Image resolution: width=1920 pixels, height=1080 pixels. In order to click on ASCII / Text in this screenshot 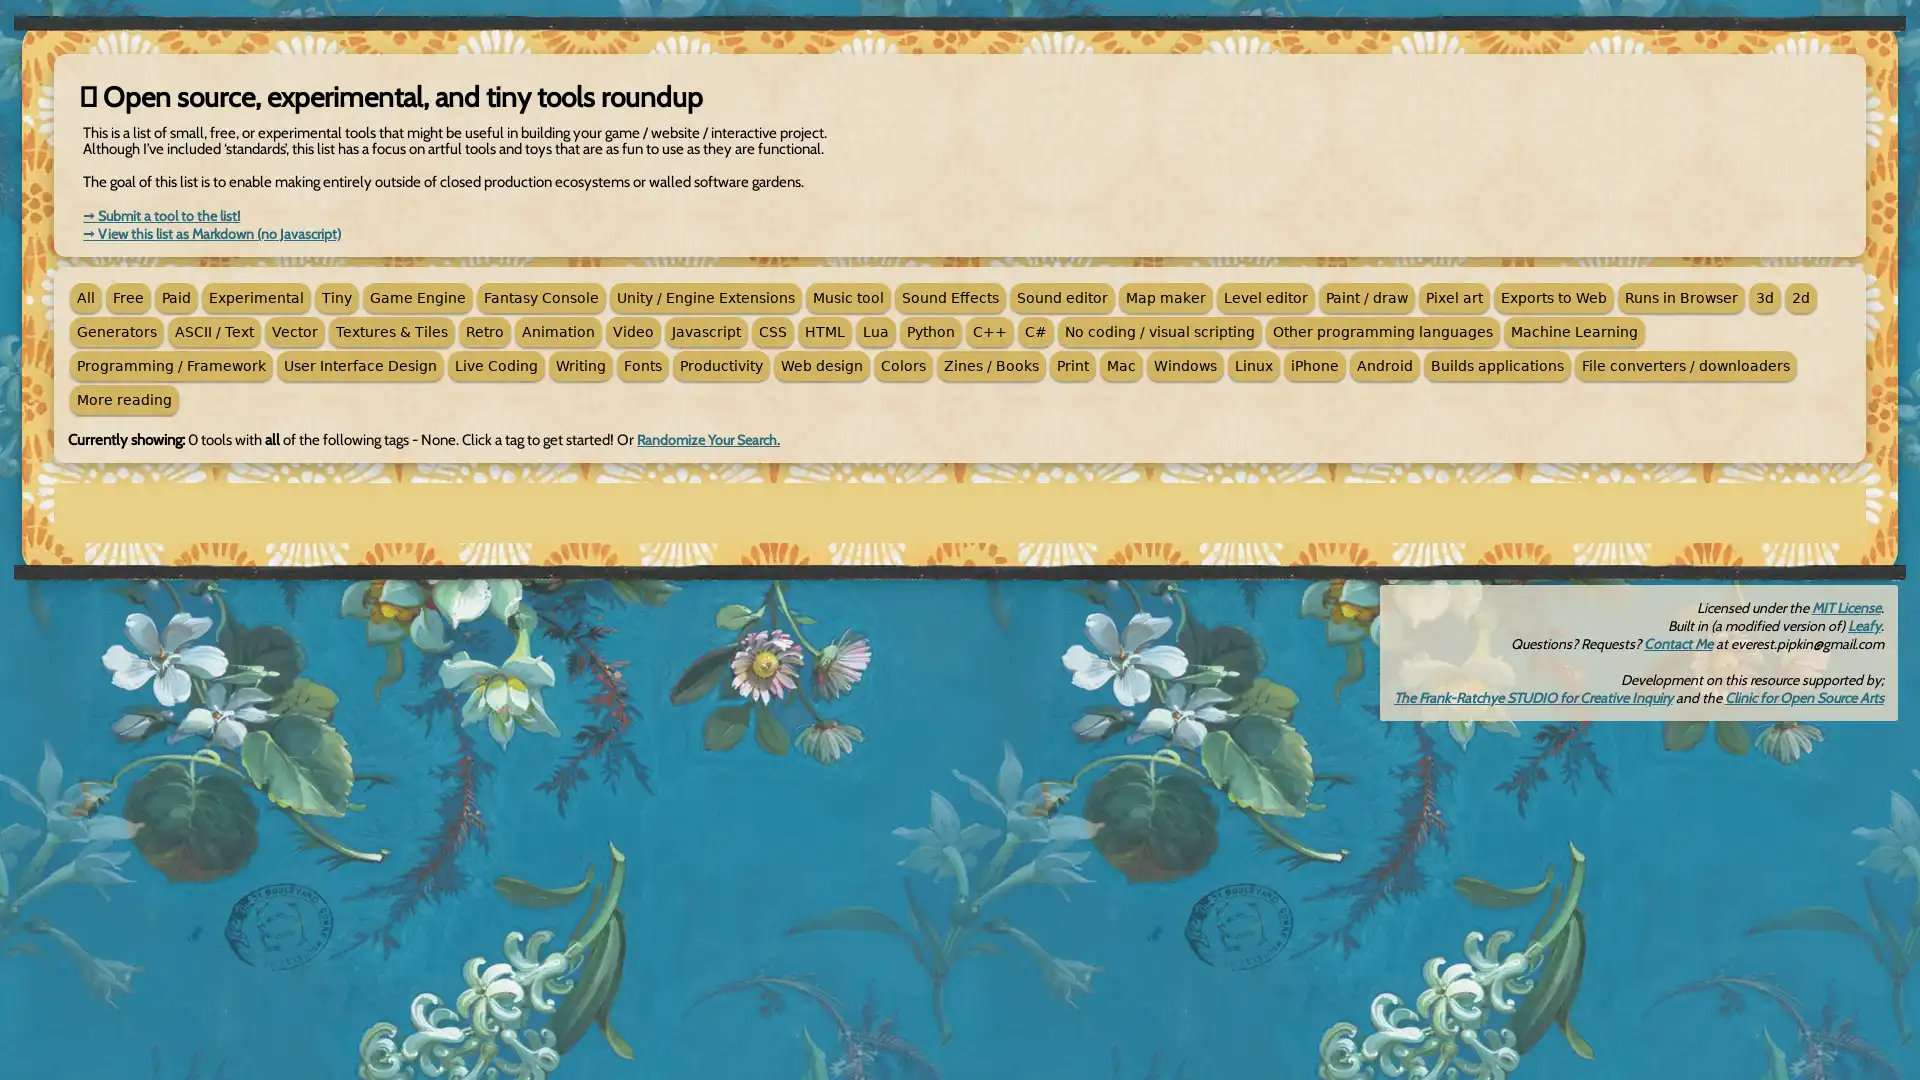, I will do `click(214, 330)`.